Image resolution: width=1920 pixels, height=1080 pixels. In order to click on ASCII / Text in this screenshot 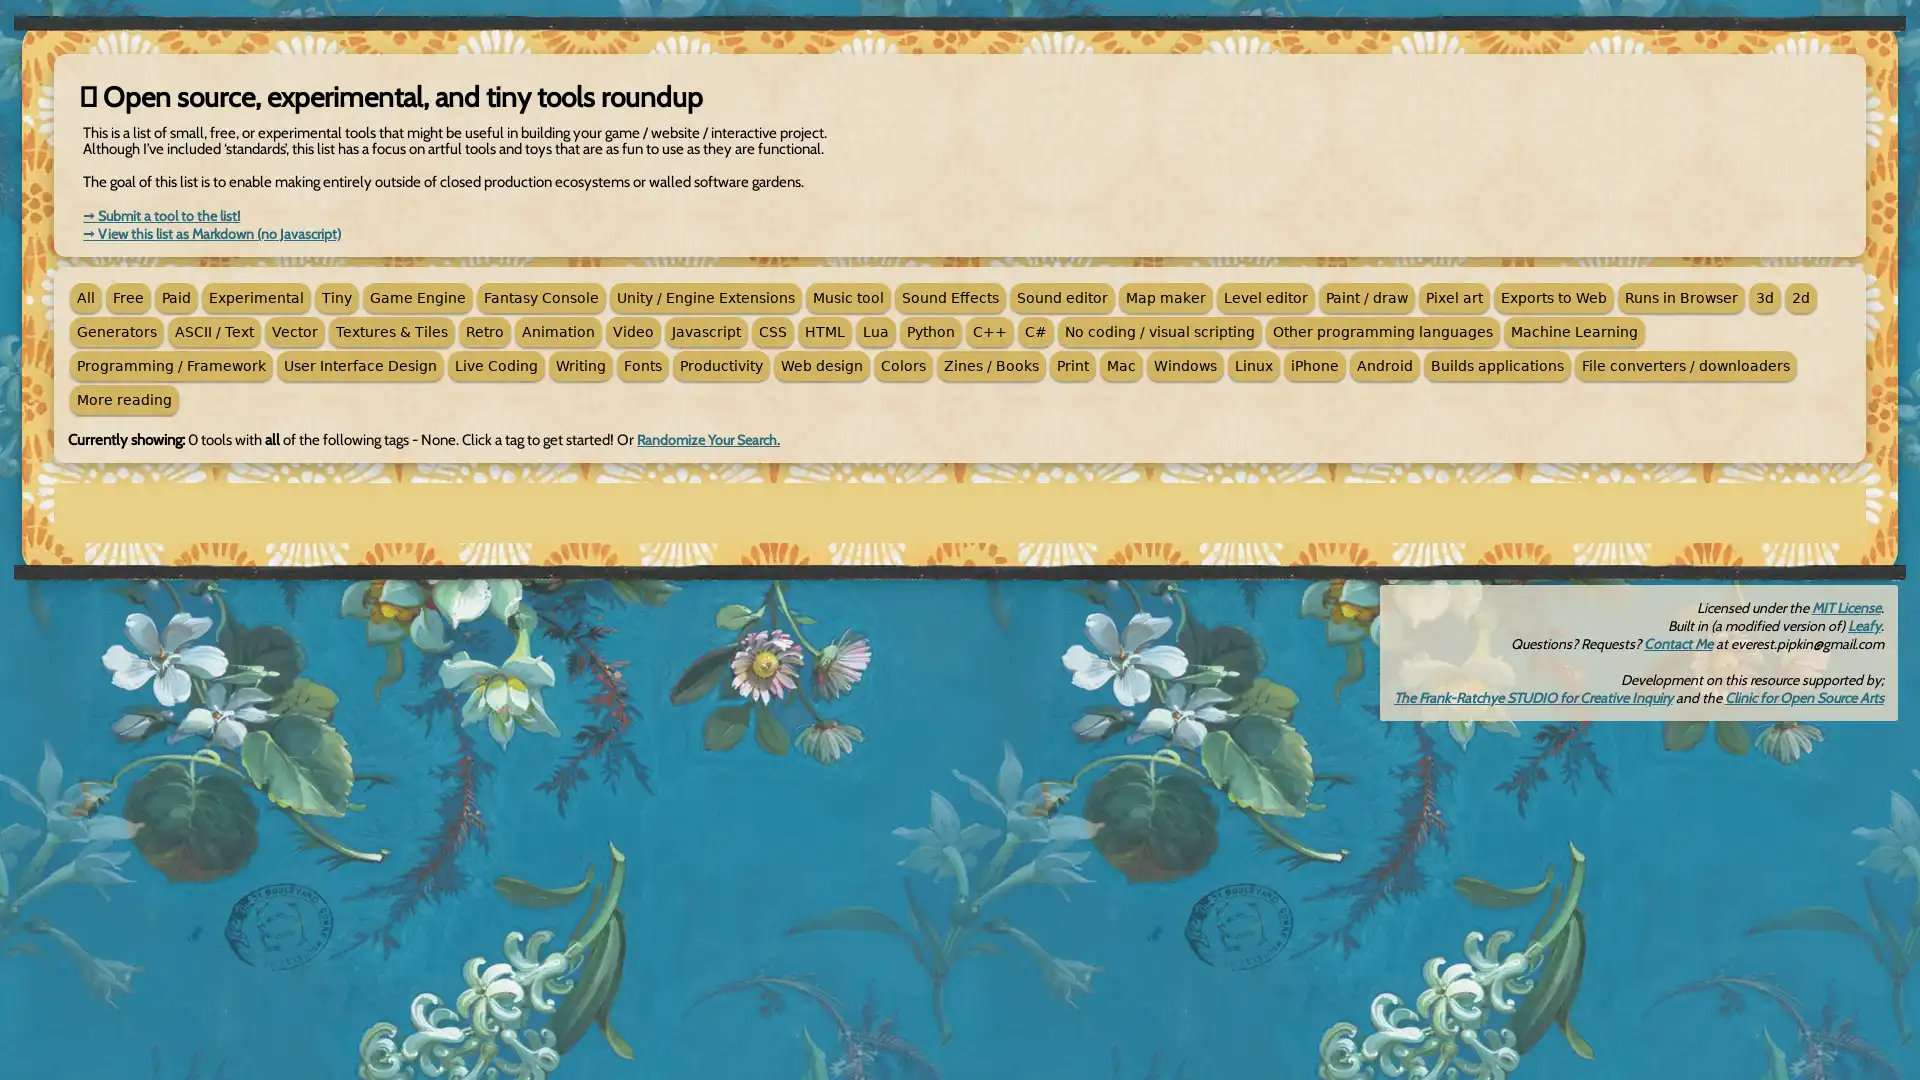, I will do `click(214, 330)`.